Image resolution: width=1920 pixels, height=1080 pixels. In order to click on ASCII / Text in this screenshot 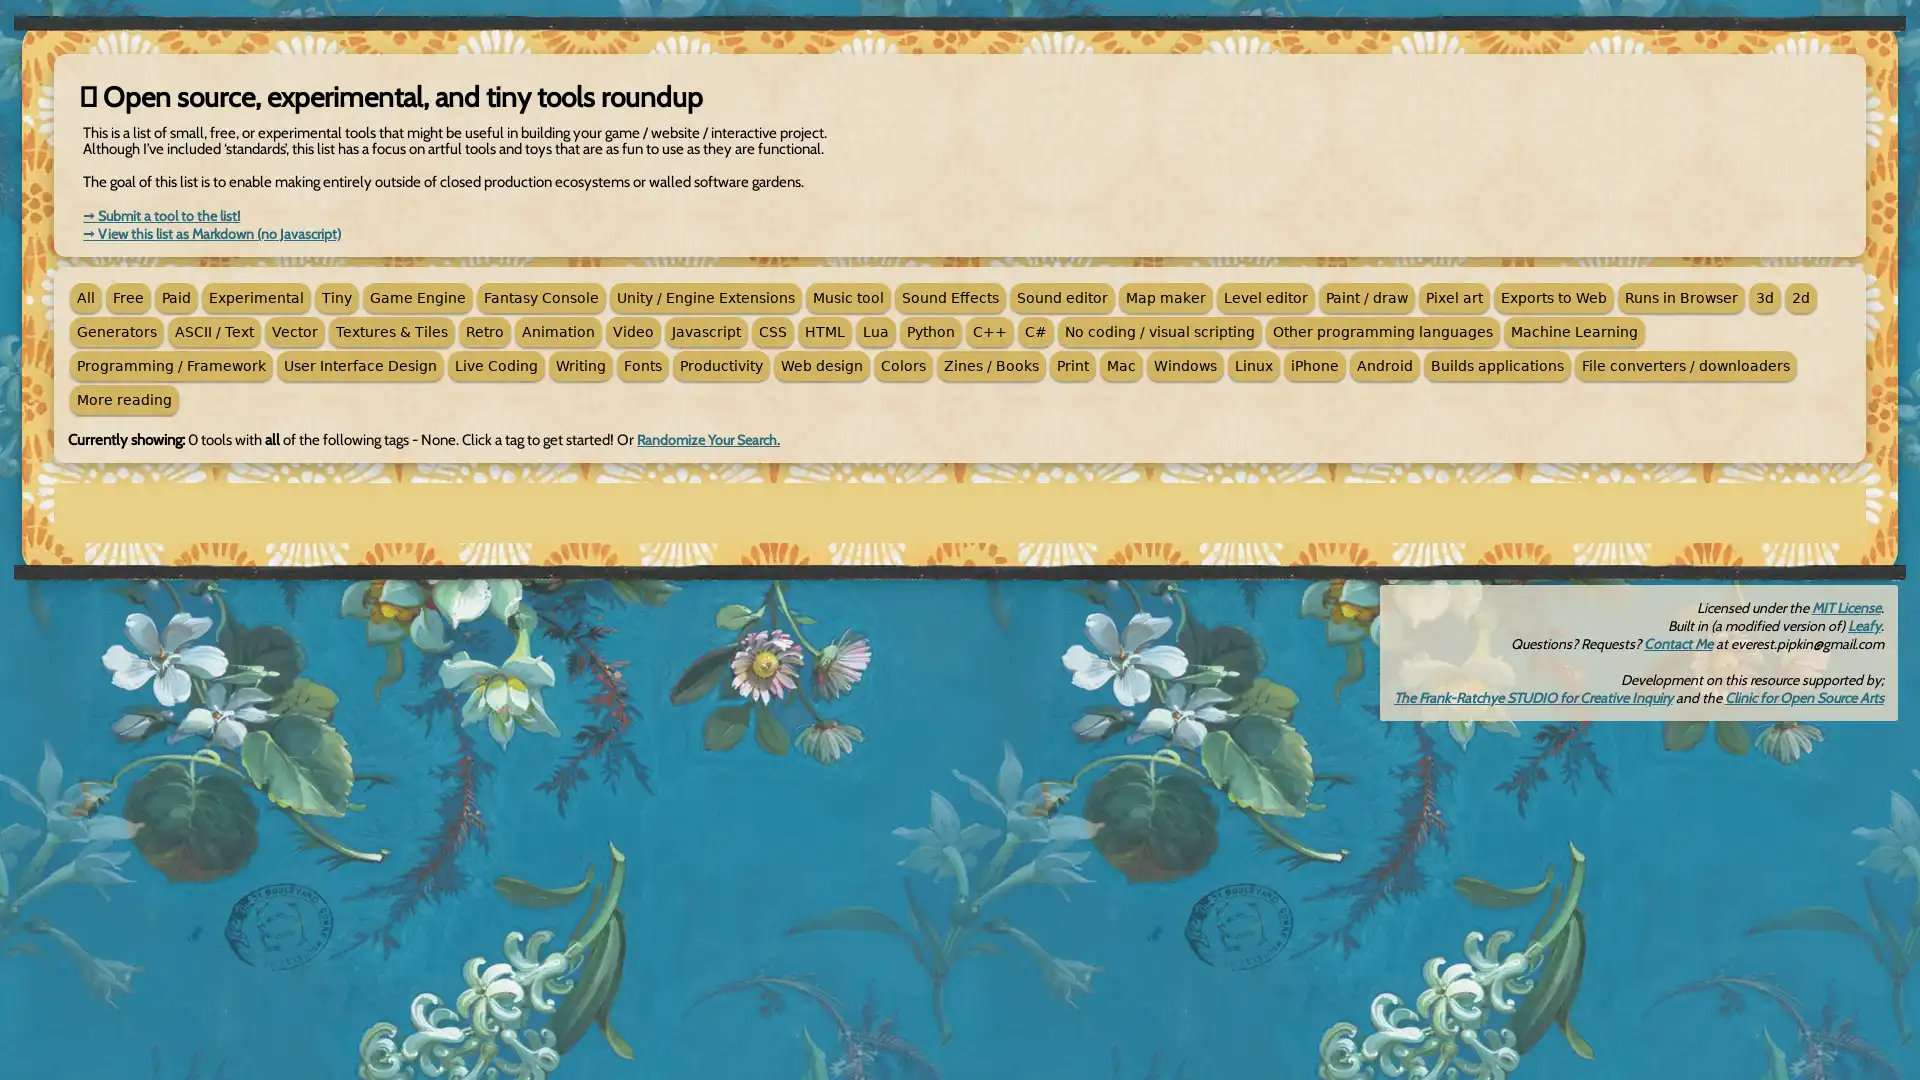, I will do `click(214, 330)`.